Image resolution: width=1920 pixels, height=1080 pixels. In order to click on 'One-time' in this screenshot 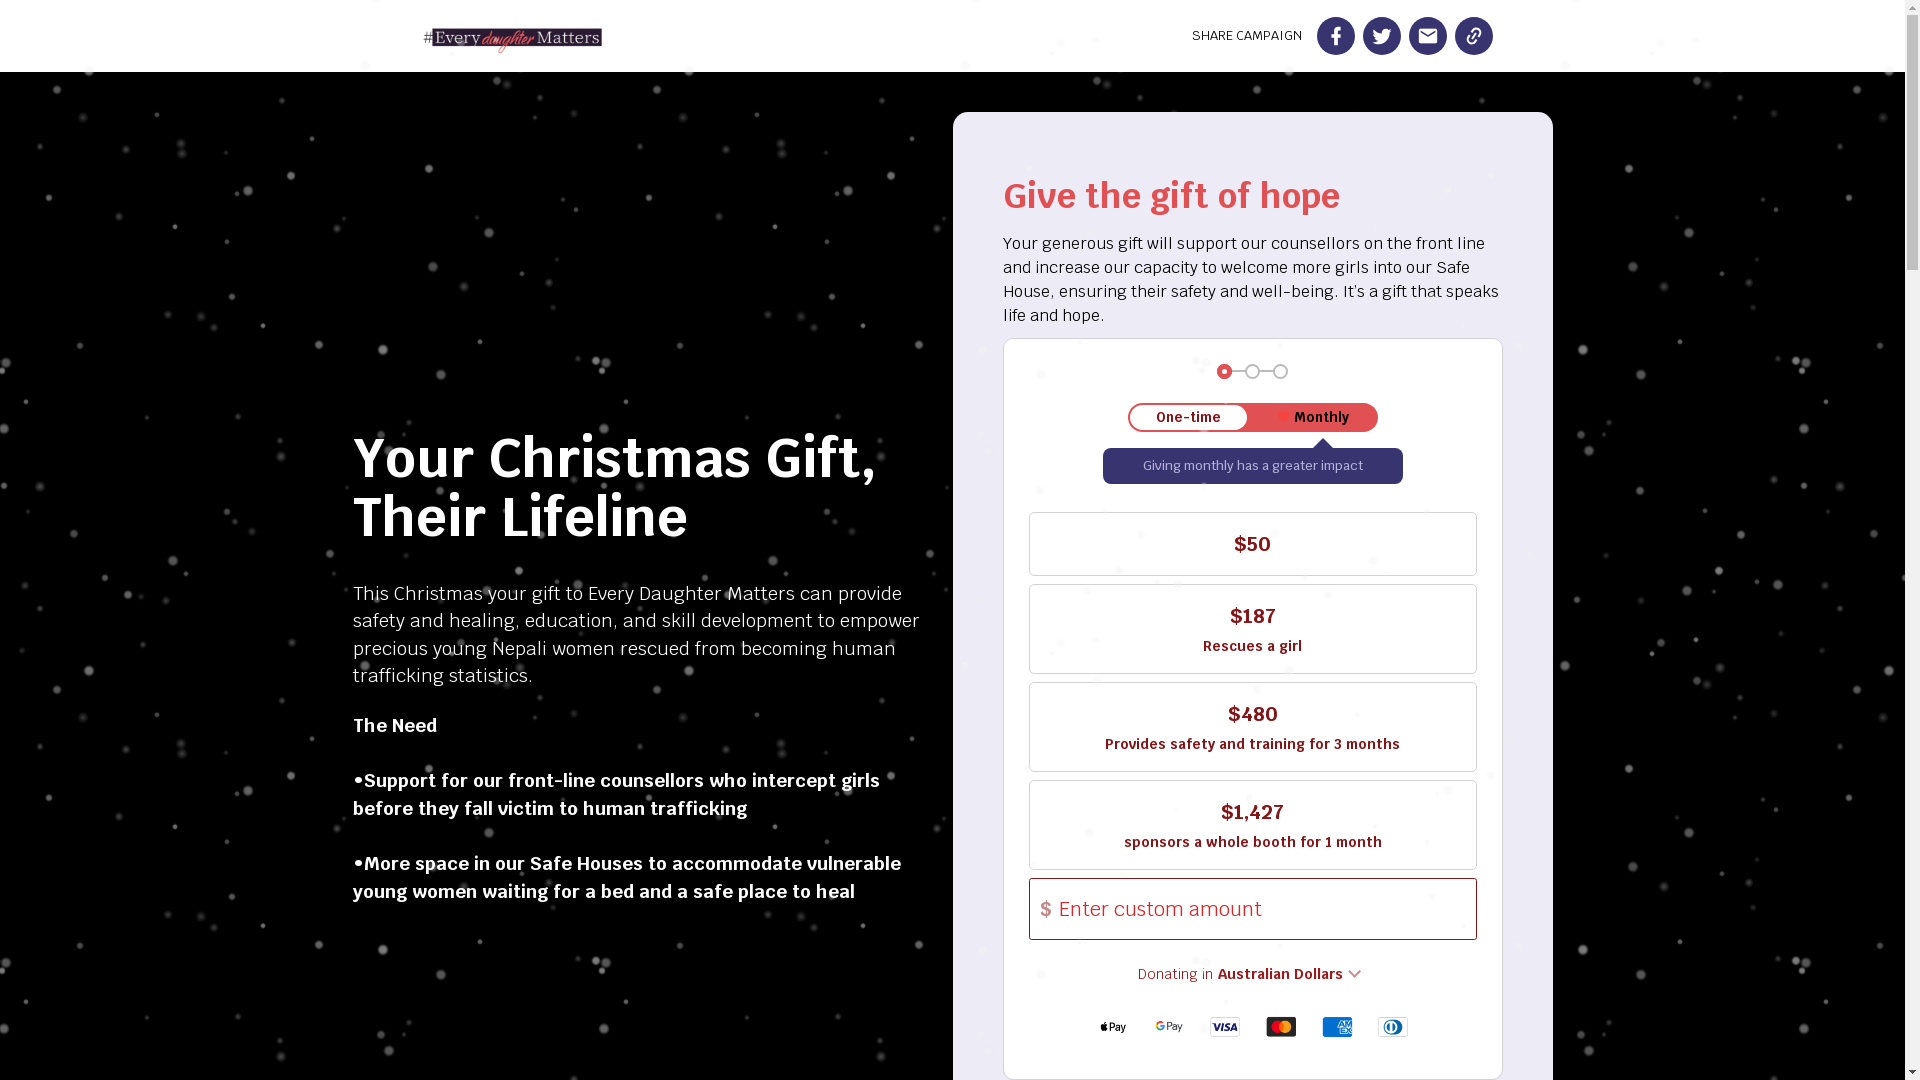, I will do `click(1188, 416)`.